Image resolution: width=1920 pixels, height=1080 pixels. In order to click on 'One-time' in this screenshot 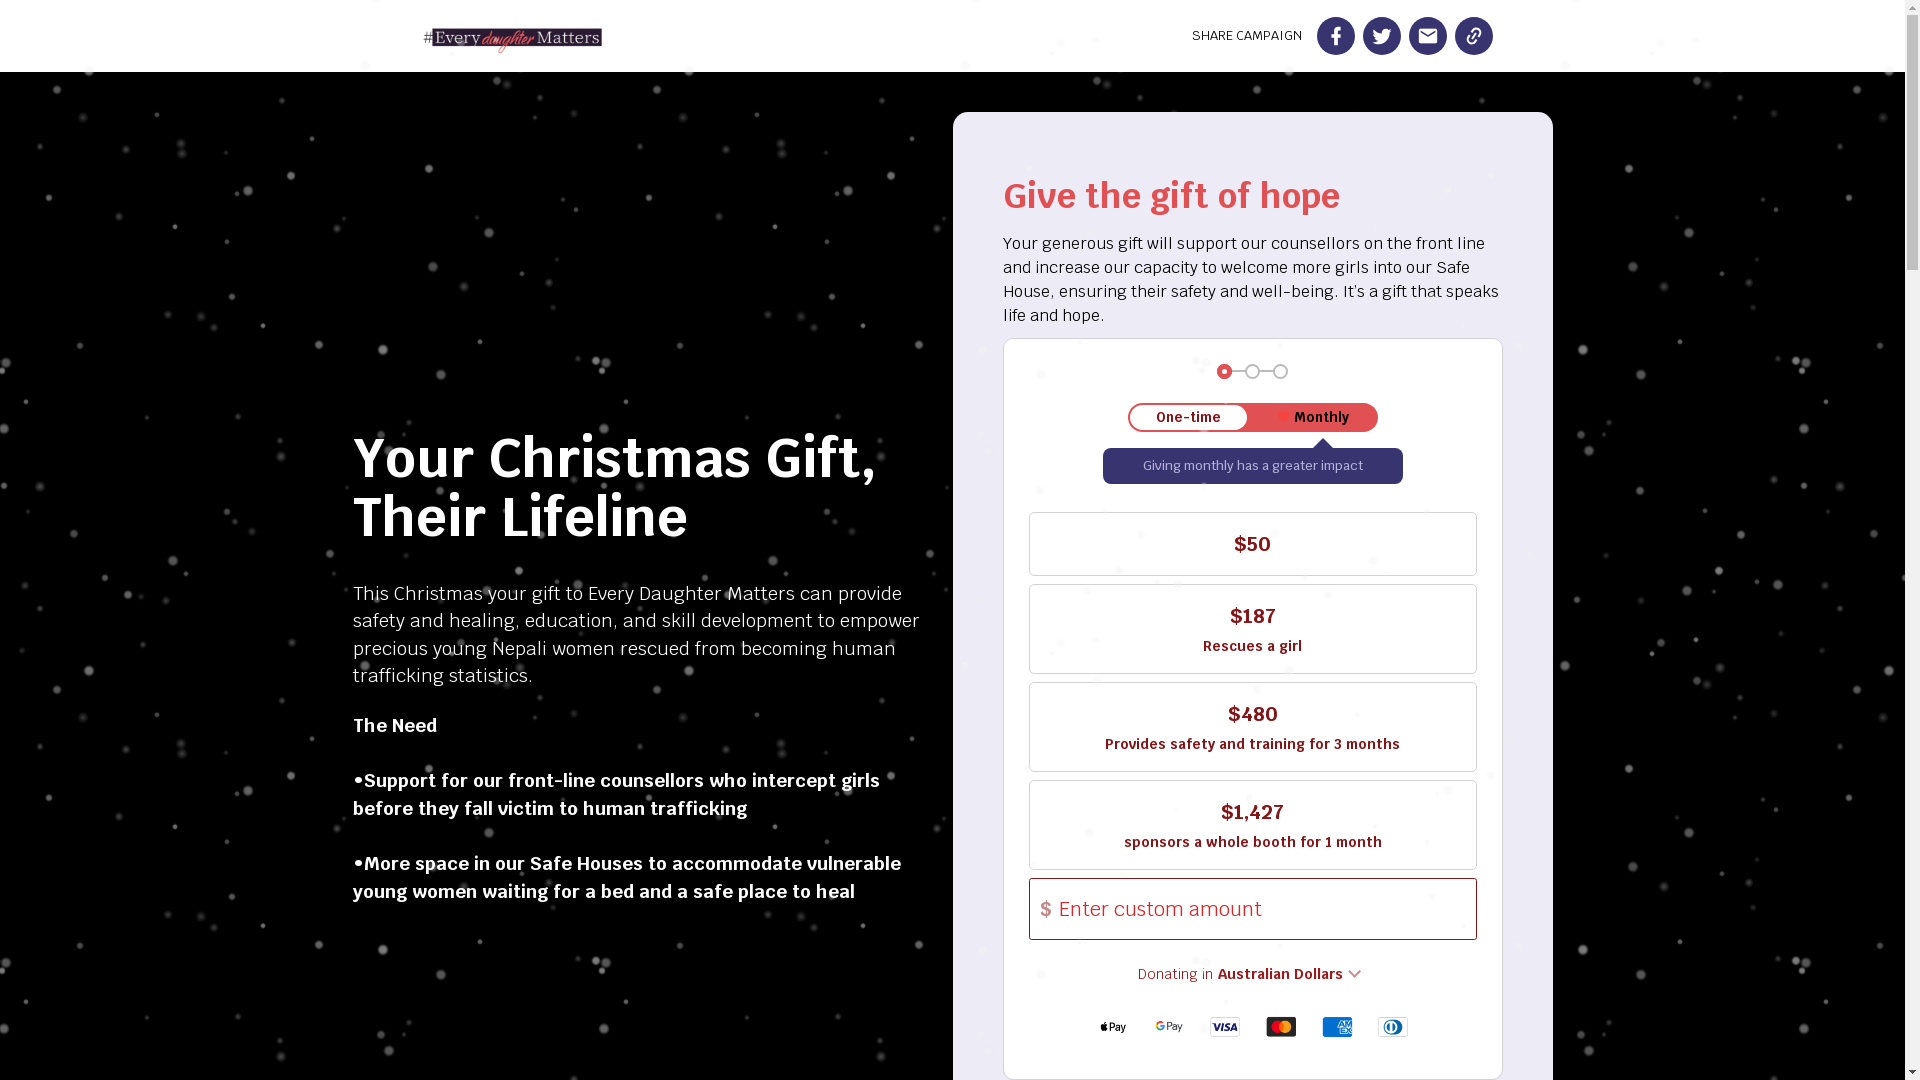, I will do `click(1188, 416)`.